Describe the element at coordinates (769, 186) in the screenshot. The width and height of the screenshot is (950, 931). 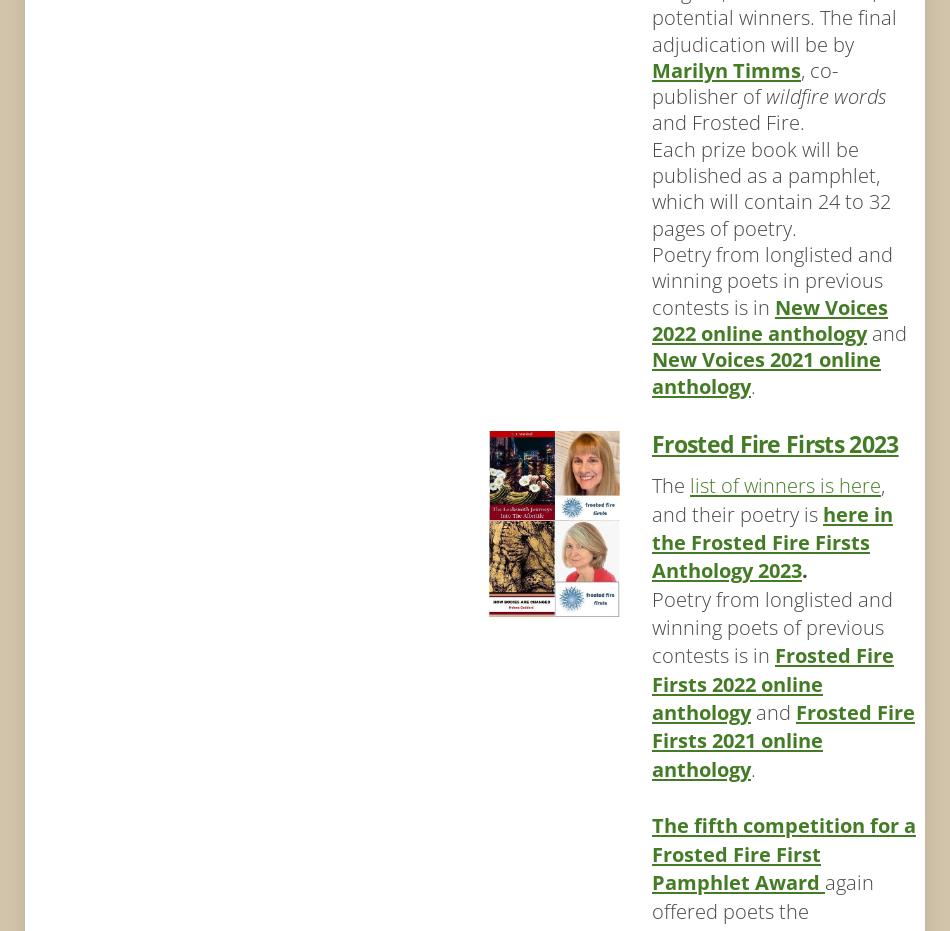
I see `'Each prize book will be published as a pamphlet, which will contain 24 to 32 pages of poetry.'` at that location.